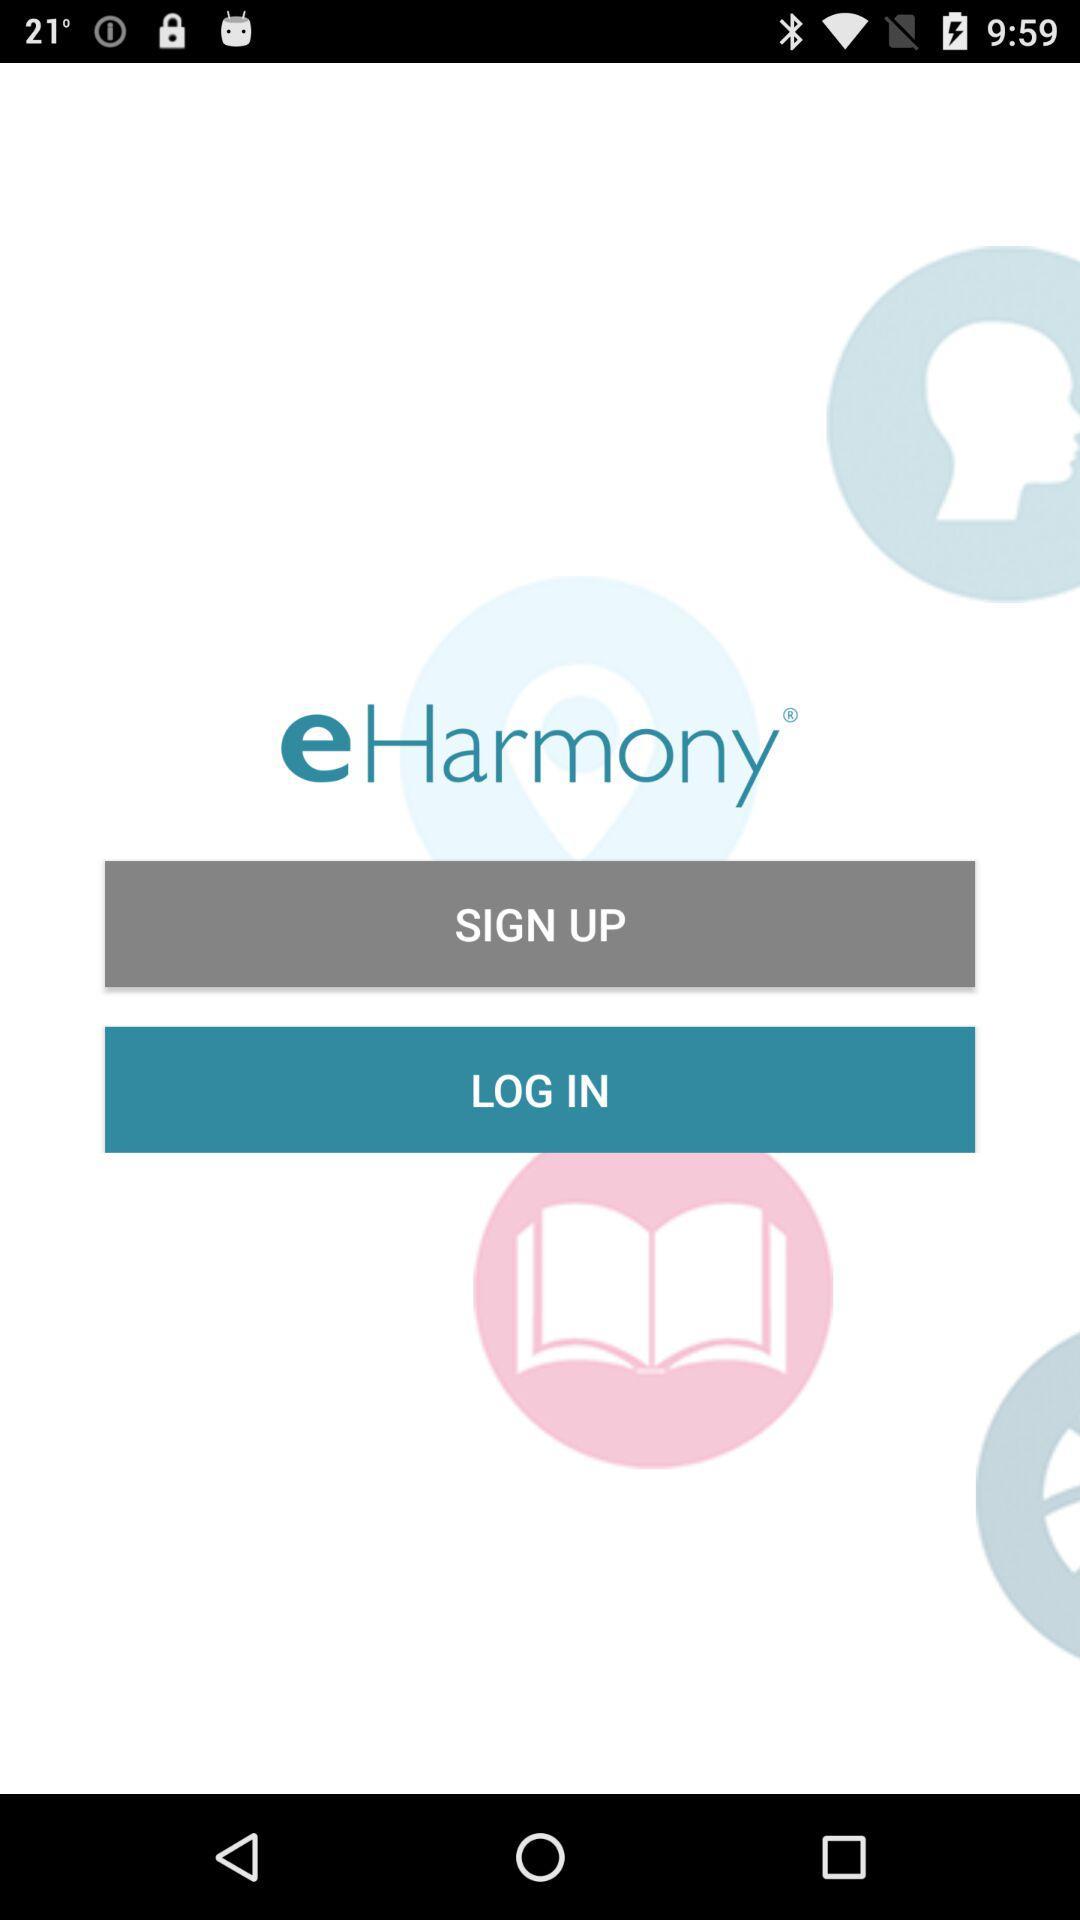 This screenshot has height=1920, width=1080. I want to click on the log in icon, so click(540, 1088).